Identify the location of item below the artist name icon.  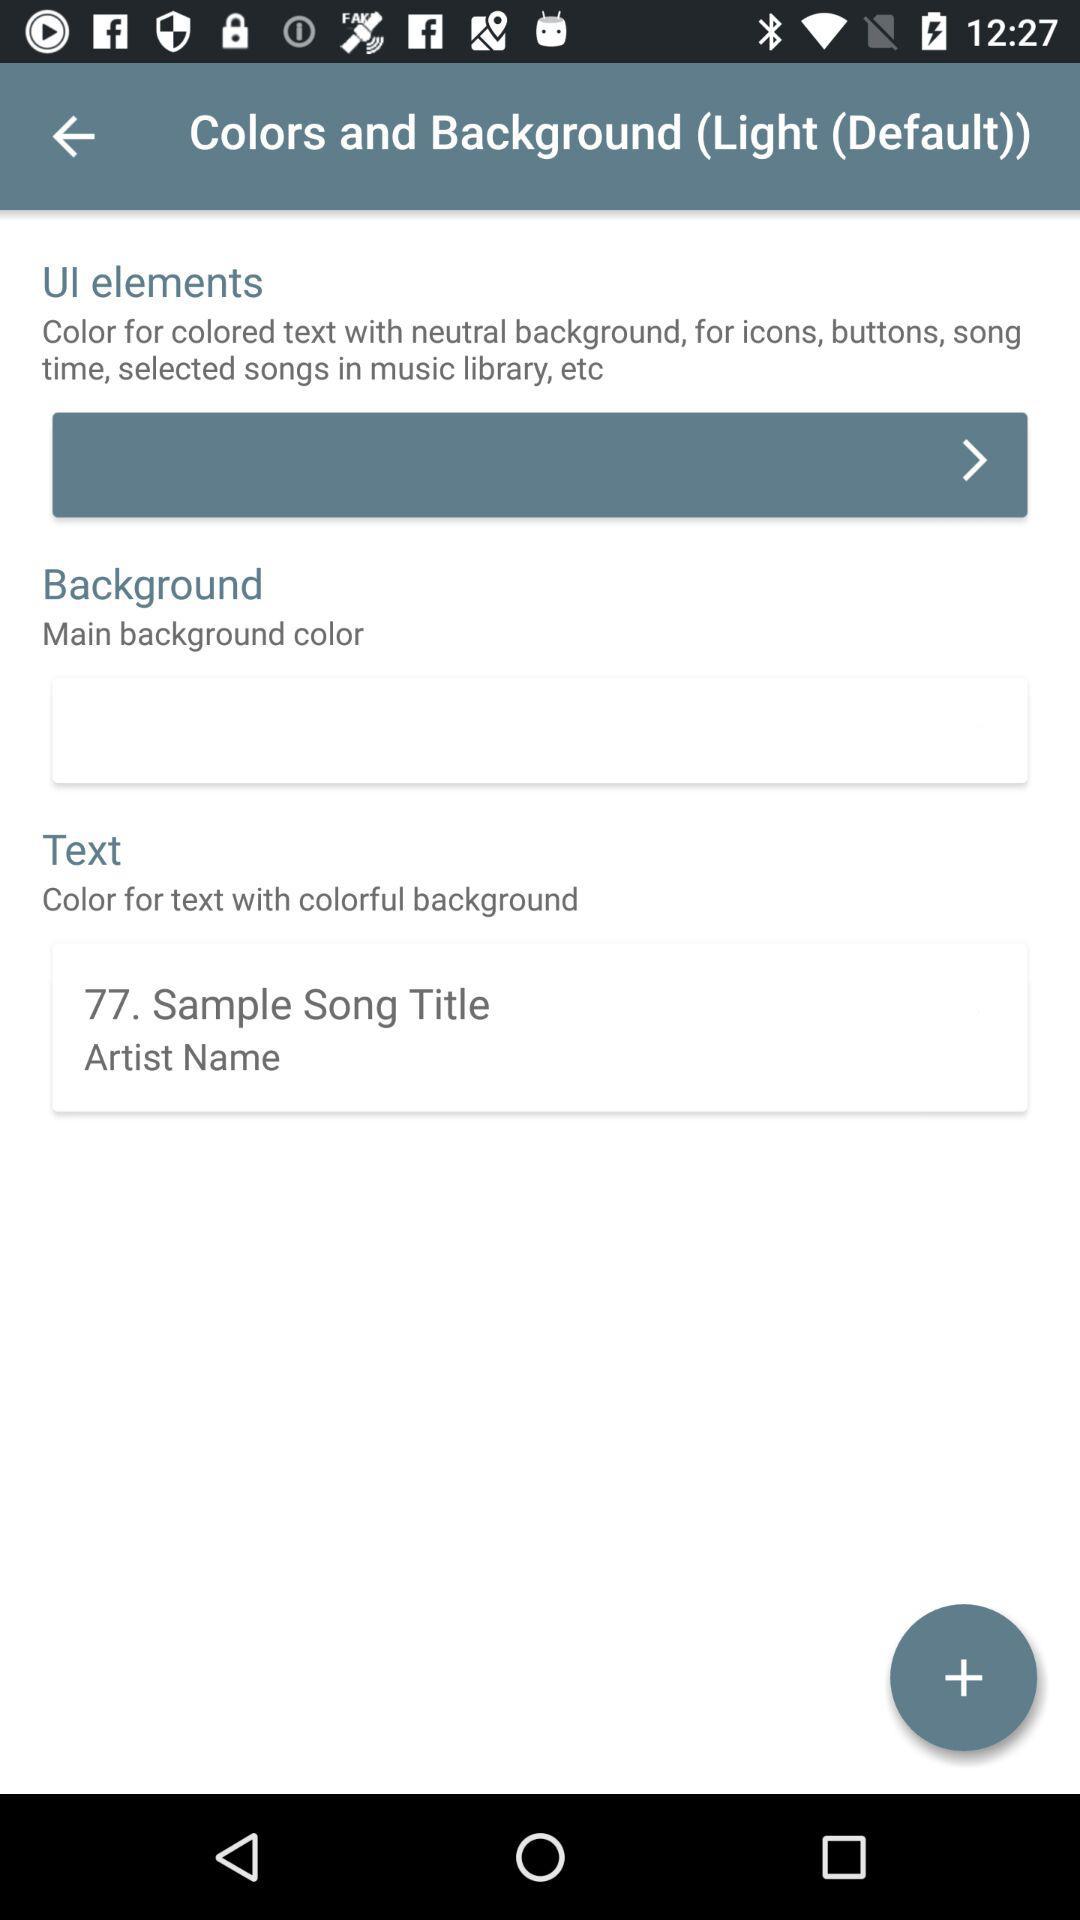
(962, 1677).